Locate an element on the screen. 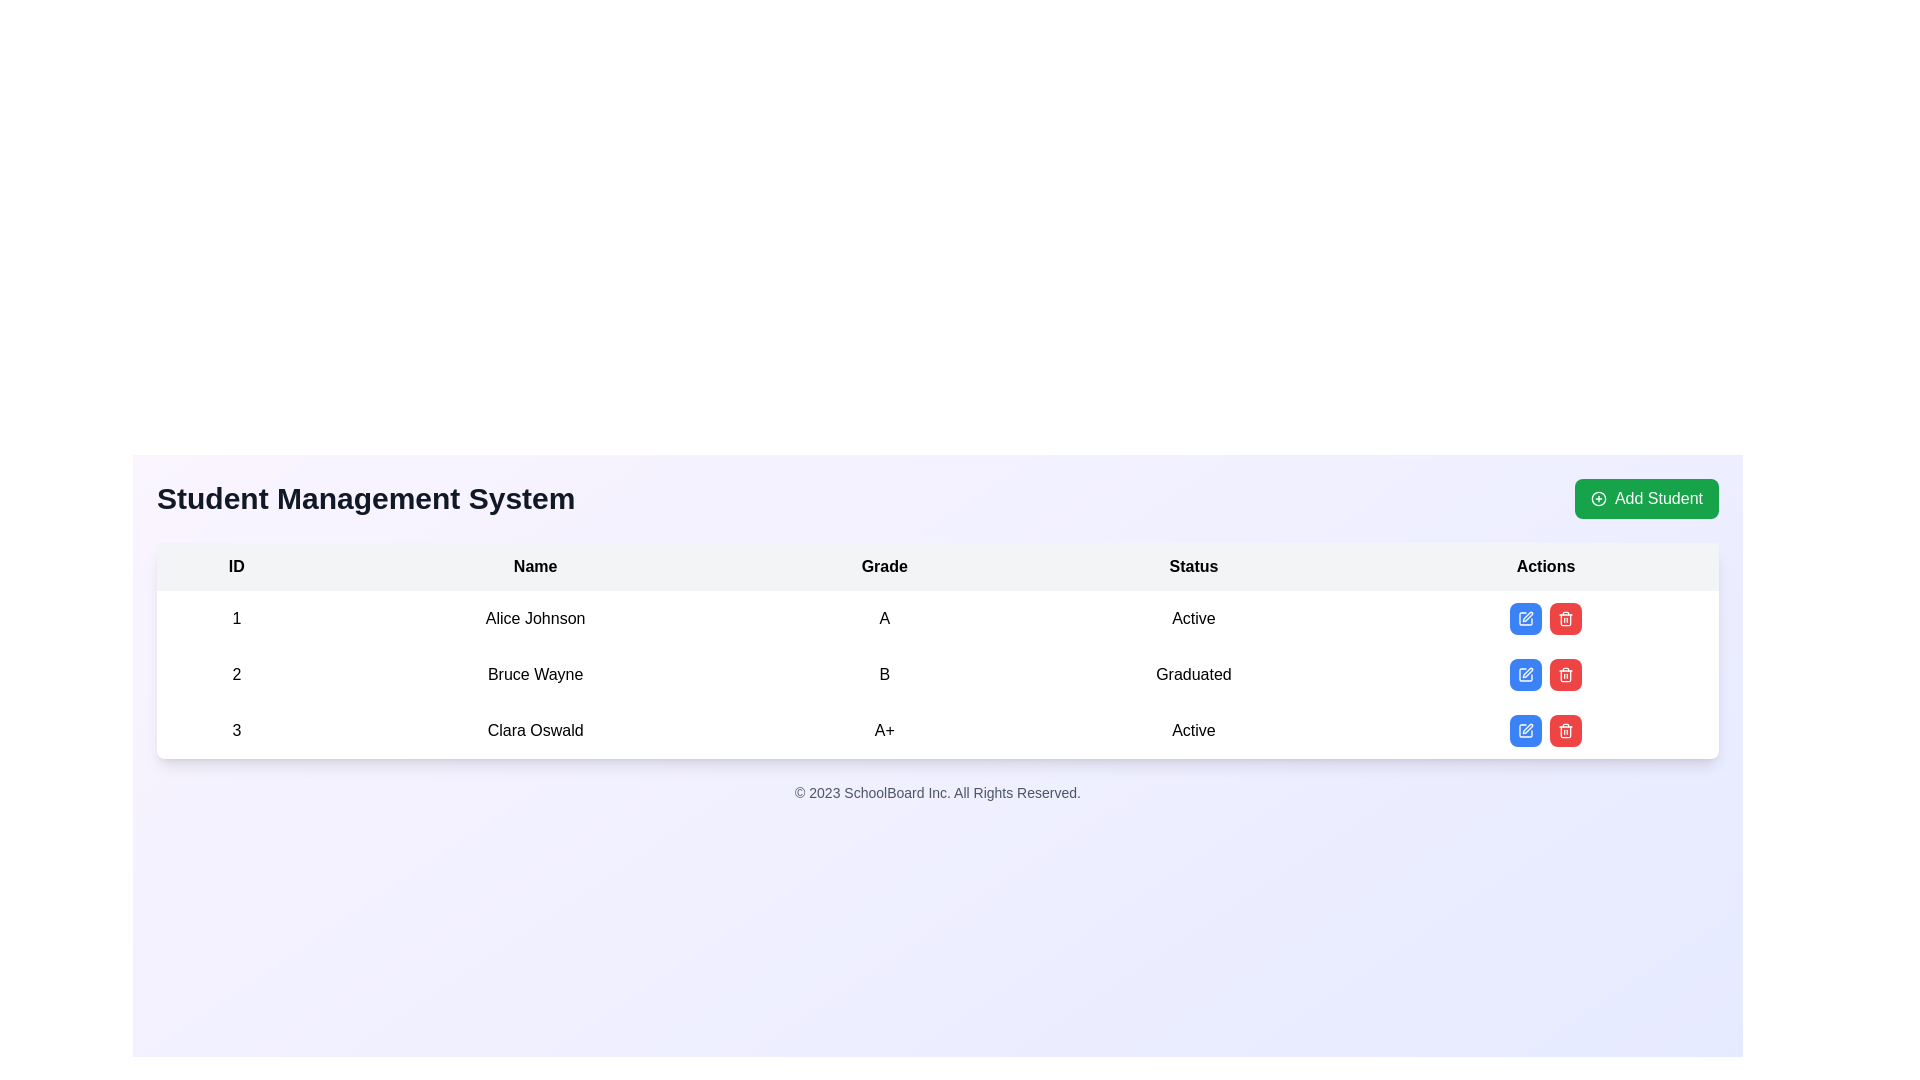 The width and height of the screenshot is (1920, 1080). the trash bin icon is located at coordinates (1564, 617).